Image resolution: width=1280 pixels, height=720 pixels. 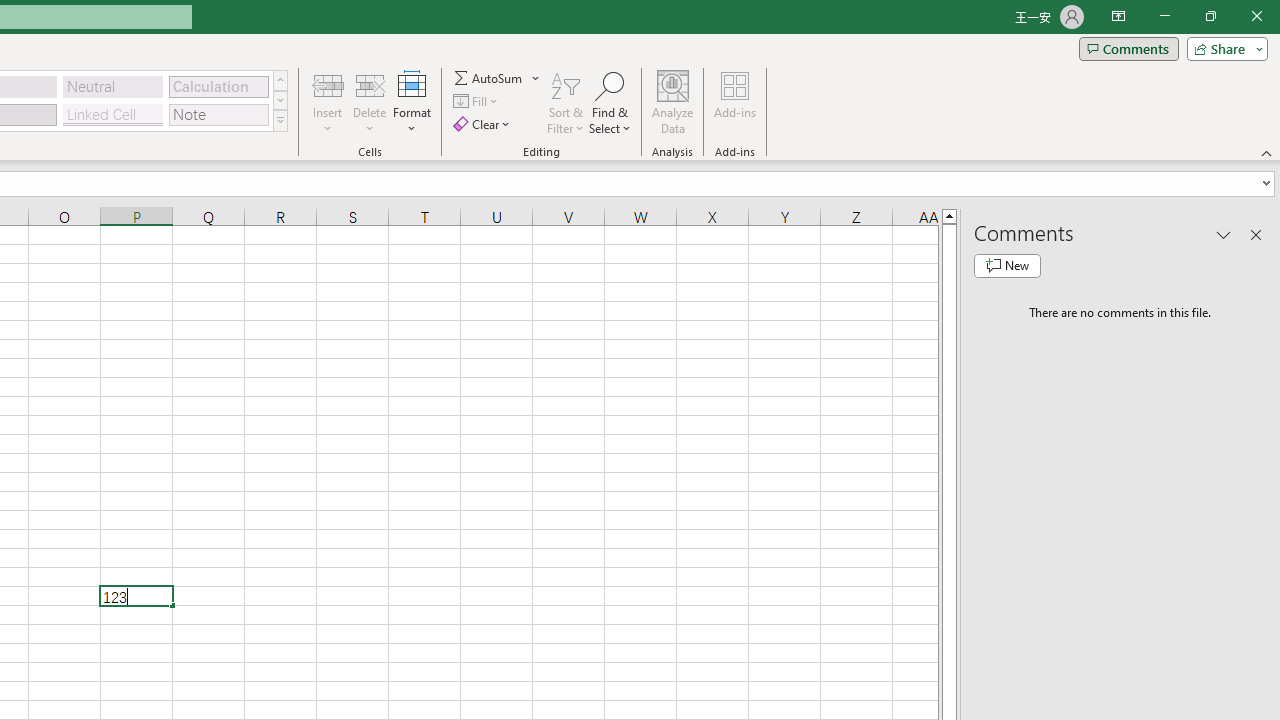 What do you see at coordinates (1266, 152) in the screenshot?
I see `'Collapse the Ribbon'` at bounding box center [1266, 152].